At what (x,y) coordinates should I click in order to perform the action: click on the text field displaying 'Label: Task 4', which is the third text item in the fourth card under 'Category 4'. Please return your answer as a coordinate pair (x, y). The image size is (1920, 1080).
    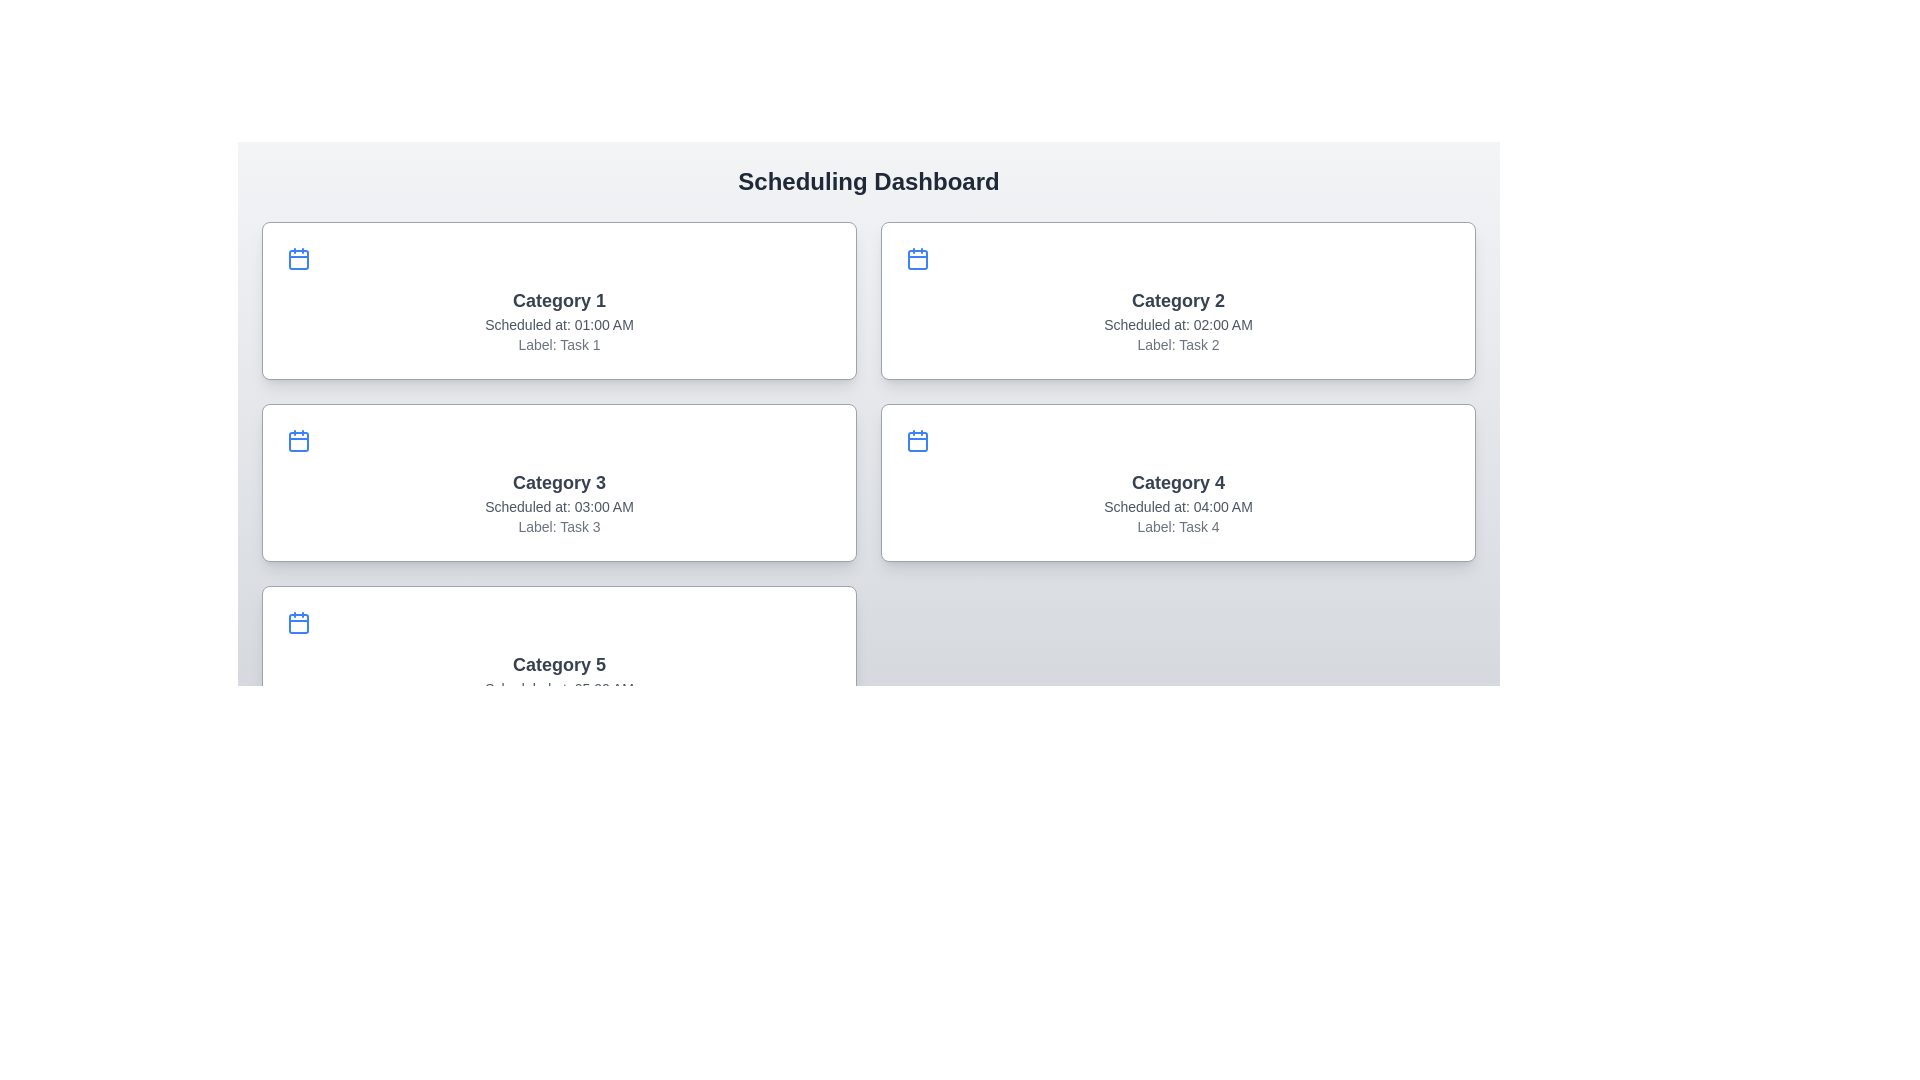
    Looking at the image, I should click on (1178, 526).